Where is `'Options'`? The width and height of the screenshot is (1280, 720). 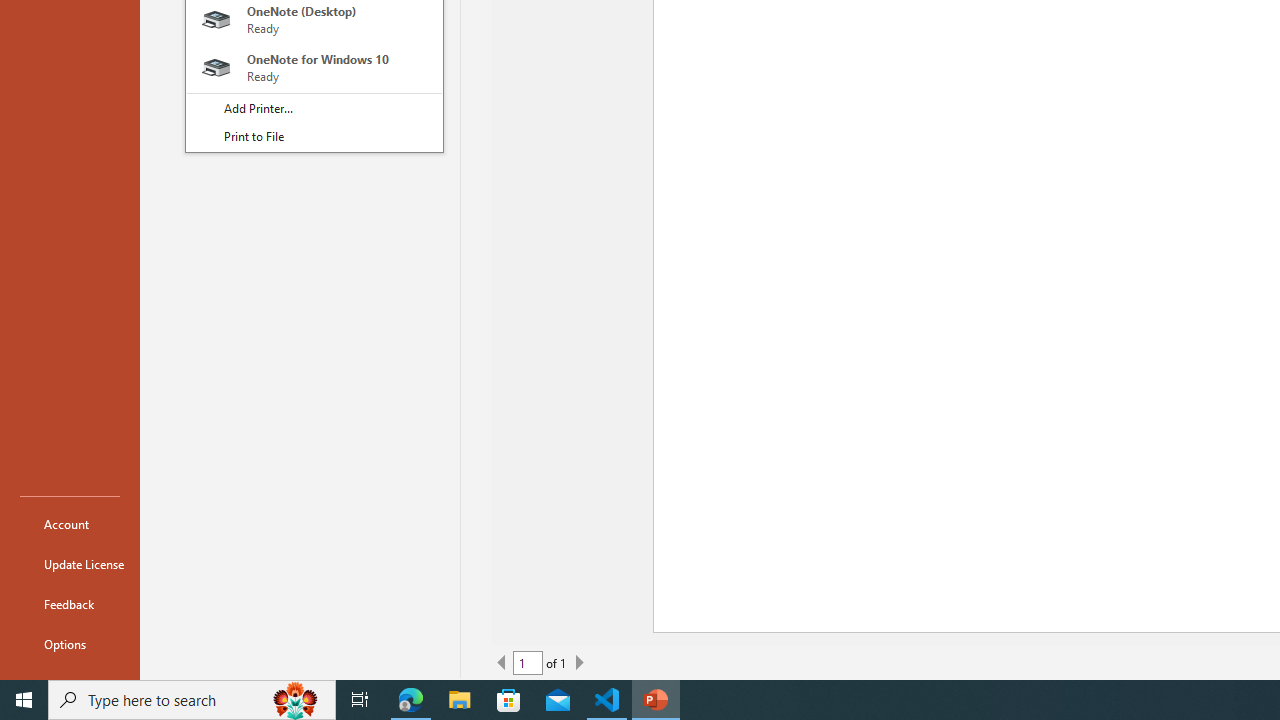 'Options' is located at coordinates (69, 644).